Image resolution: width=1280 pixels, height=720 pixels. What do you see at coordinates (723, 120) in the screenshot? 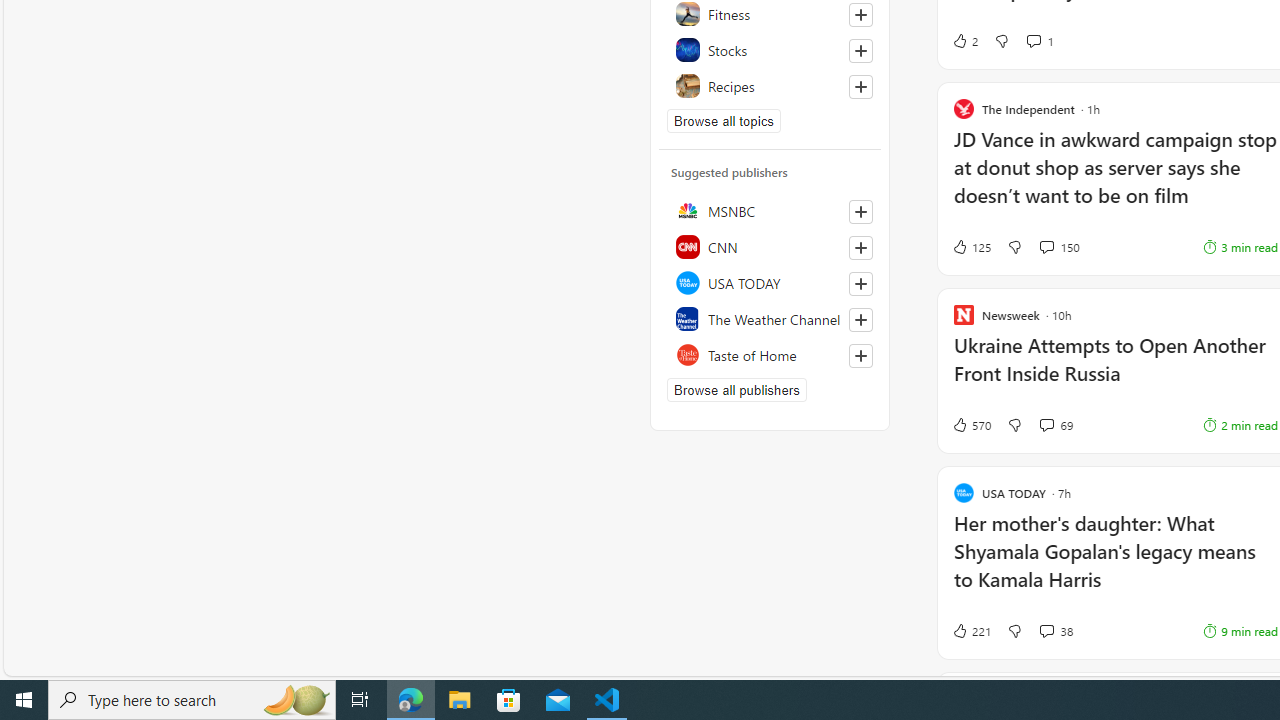
I see `'Browse all topics'` at bounding box center [723, 120].